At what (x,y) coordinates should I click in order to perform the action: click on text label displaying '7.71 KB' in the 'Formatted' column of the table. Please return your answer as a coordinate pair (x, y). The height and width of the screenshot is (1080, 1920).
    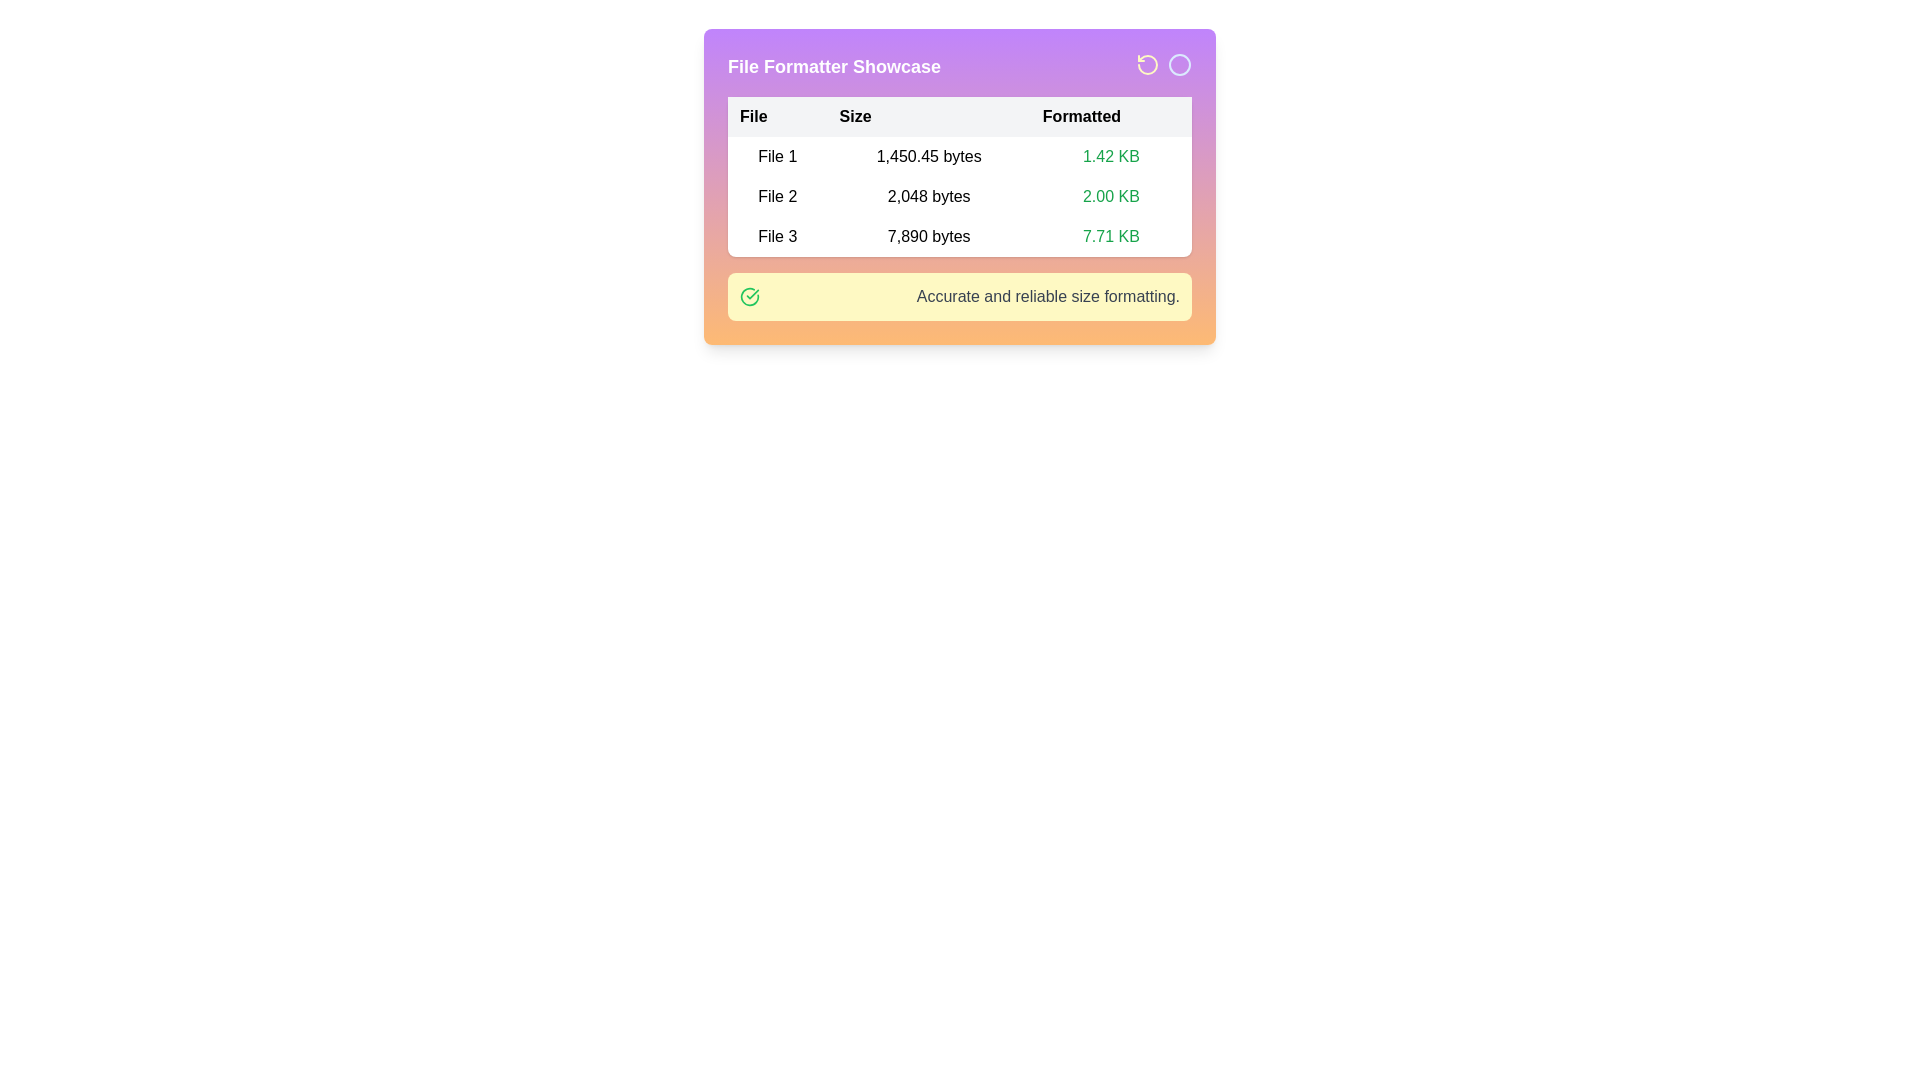
    Looking at the image, I should click on (1110, 235).